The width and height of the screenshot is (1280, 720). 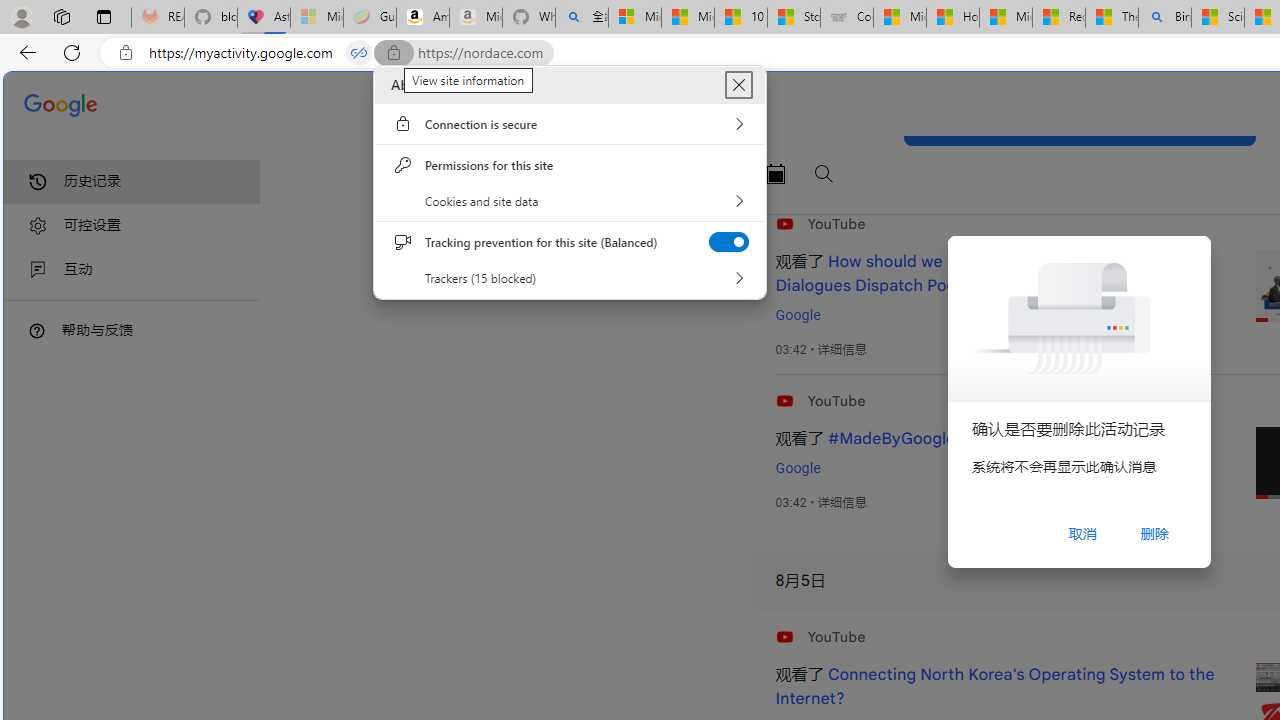 What do you see at coordinates (846, 17) in the screenshot?
I see `'Combat Siege'` at bounding box center [846, 17].